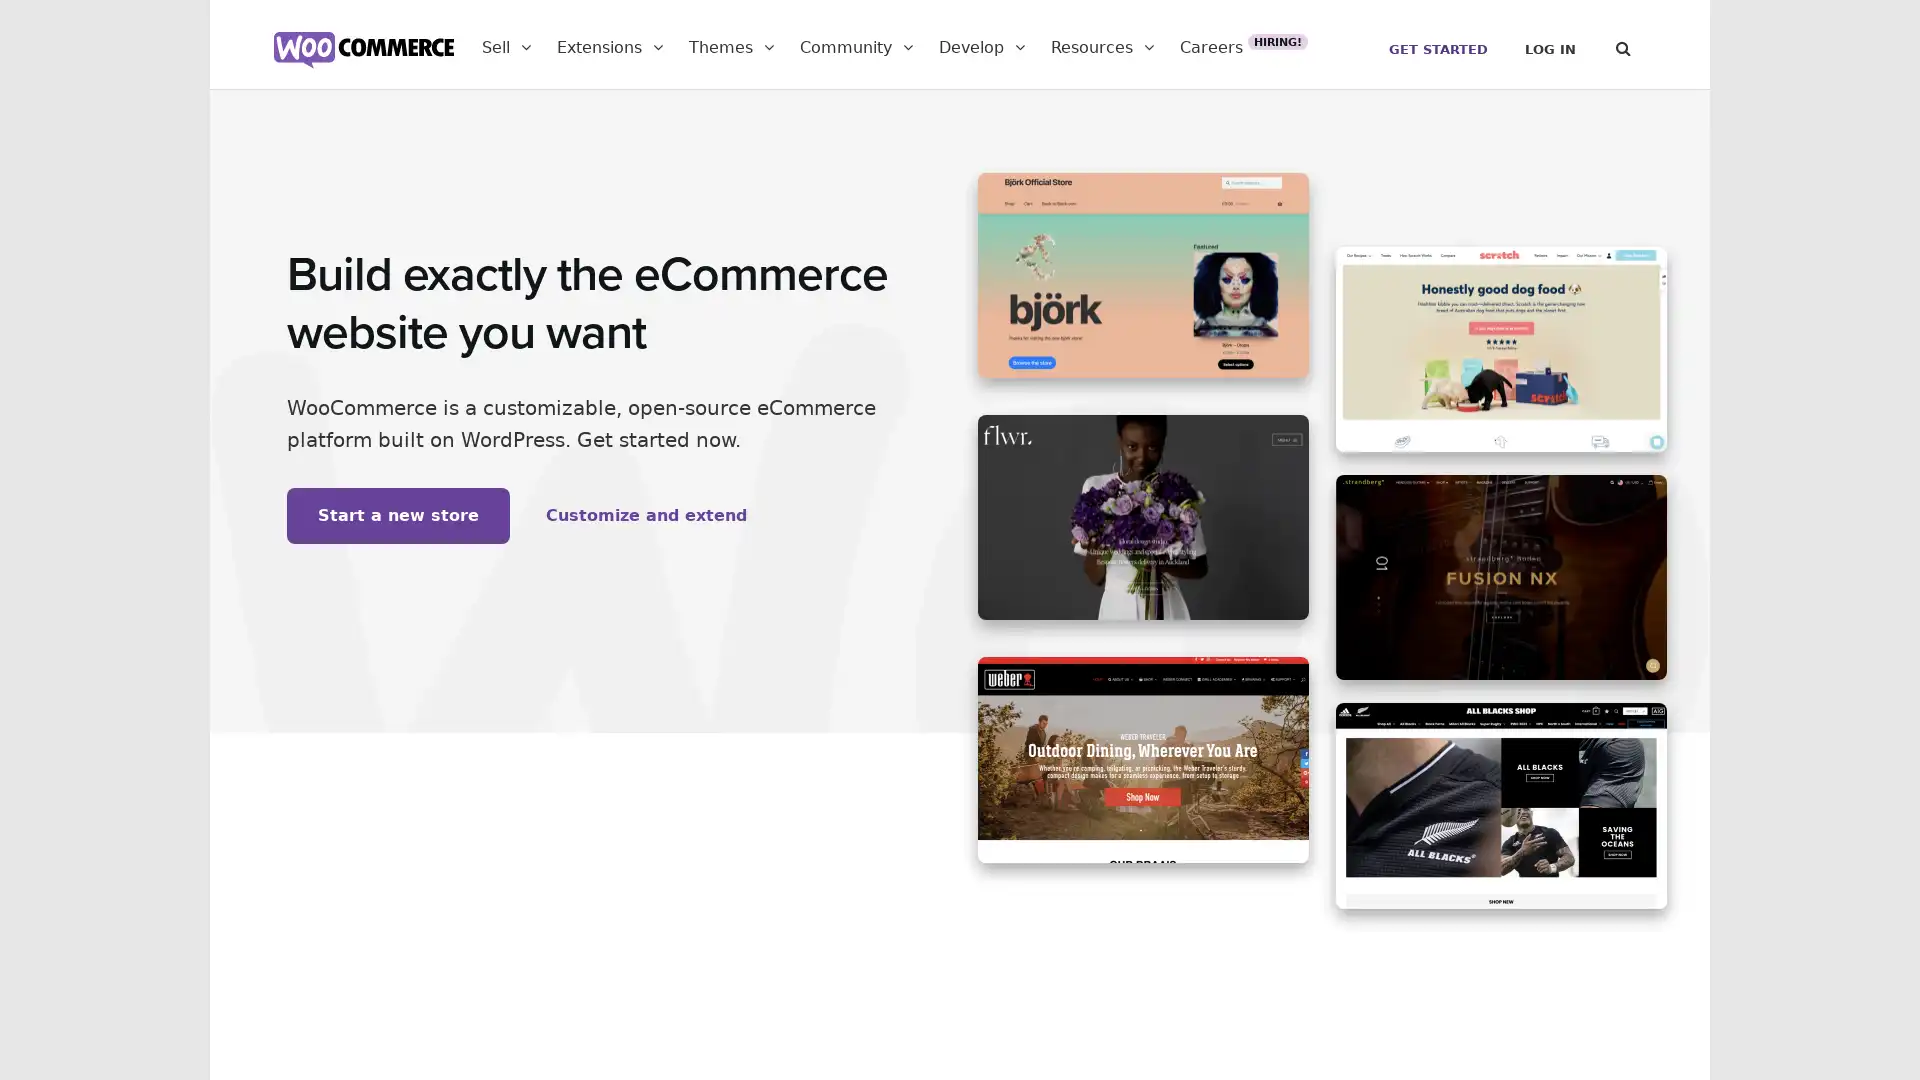 The height and width of the screenshot is (1080, 1920). What do you see at coordinates (1623, 48) in the screenshot?
I see `Search` at bounding box center [1623, 48].